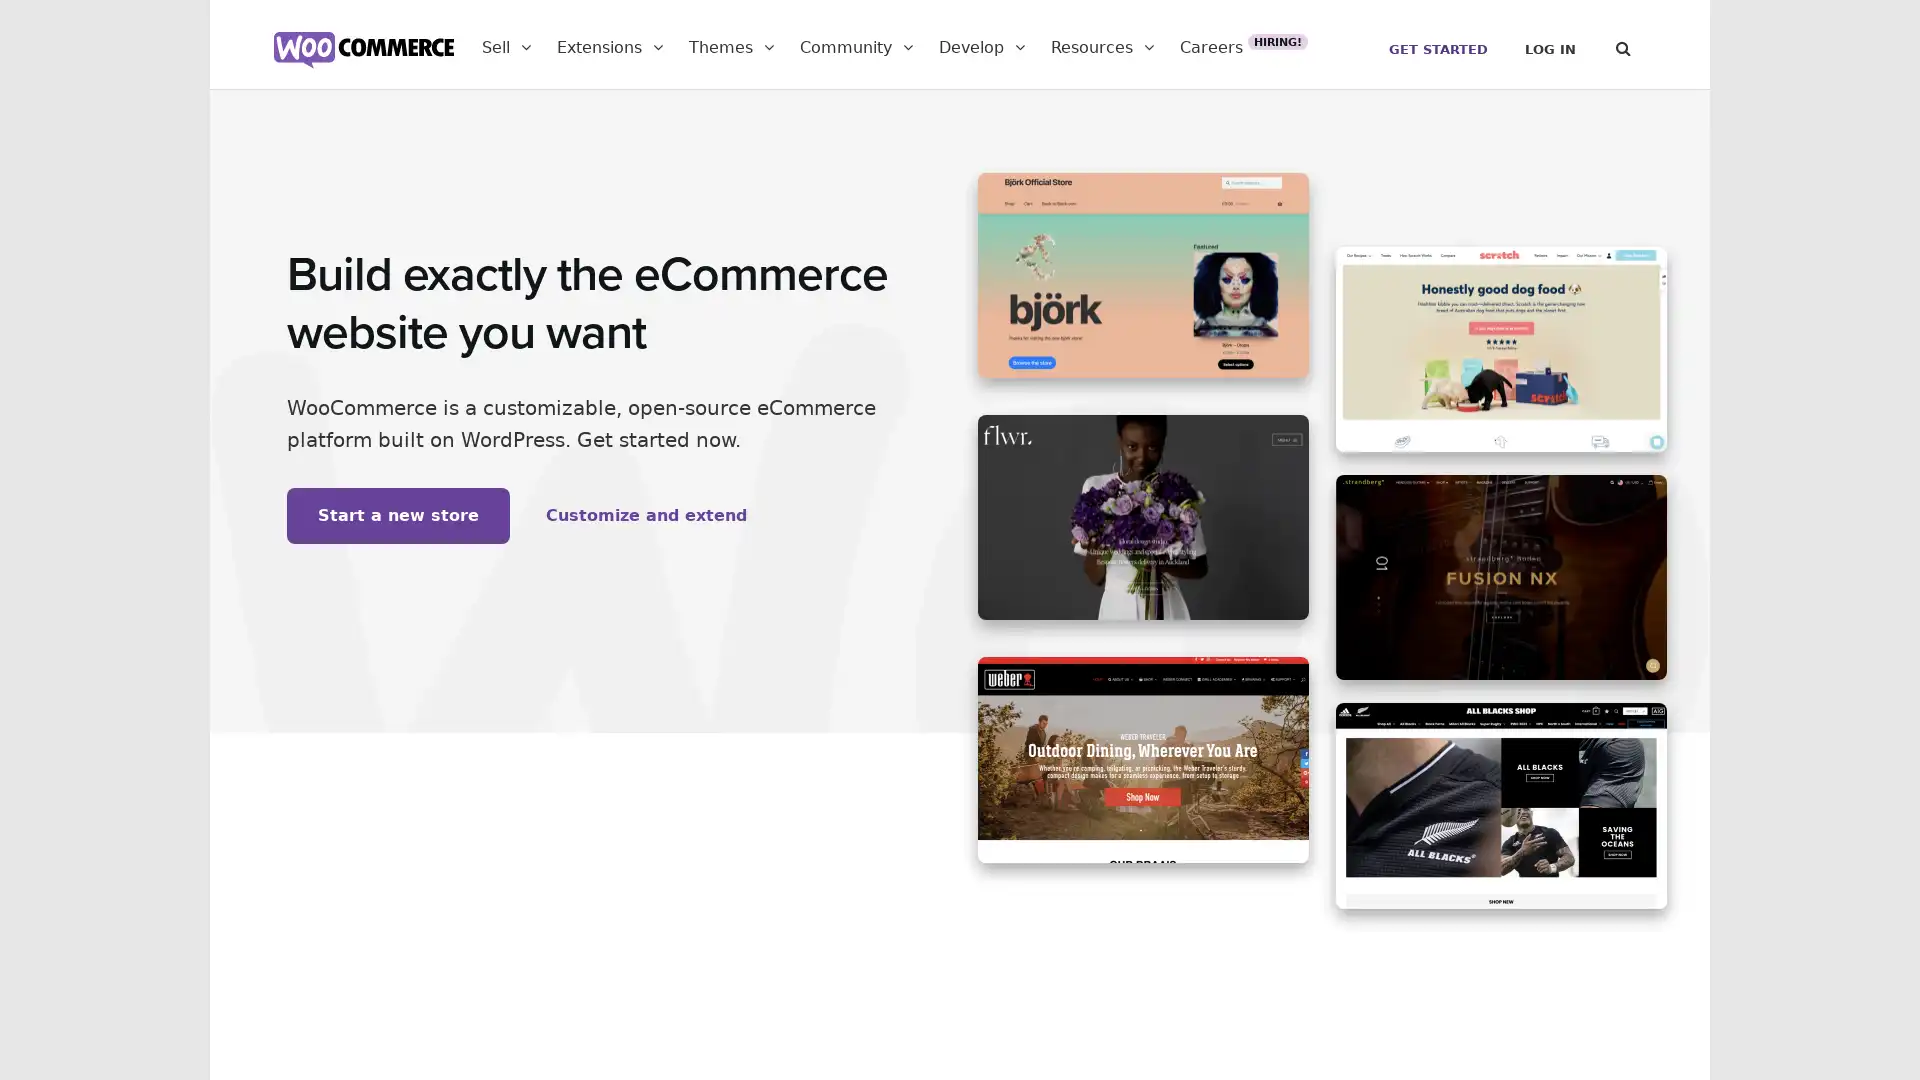 The height and width of the screenshot is (1080, 1920). What do you see at coordinates (1623, 48) in the screenshot?
I see `Search` at bounding box center [1623, 48].